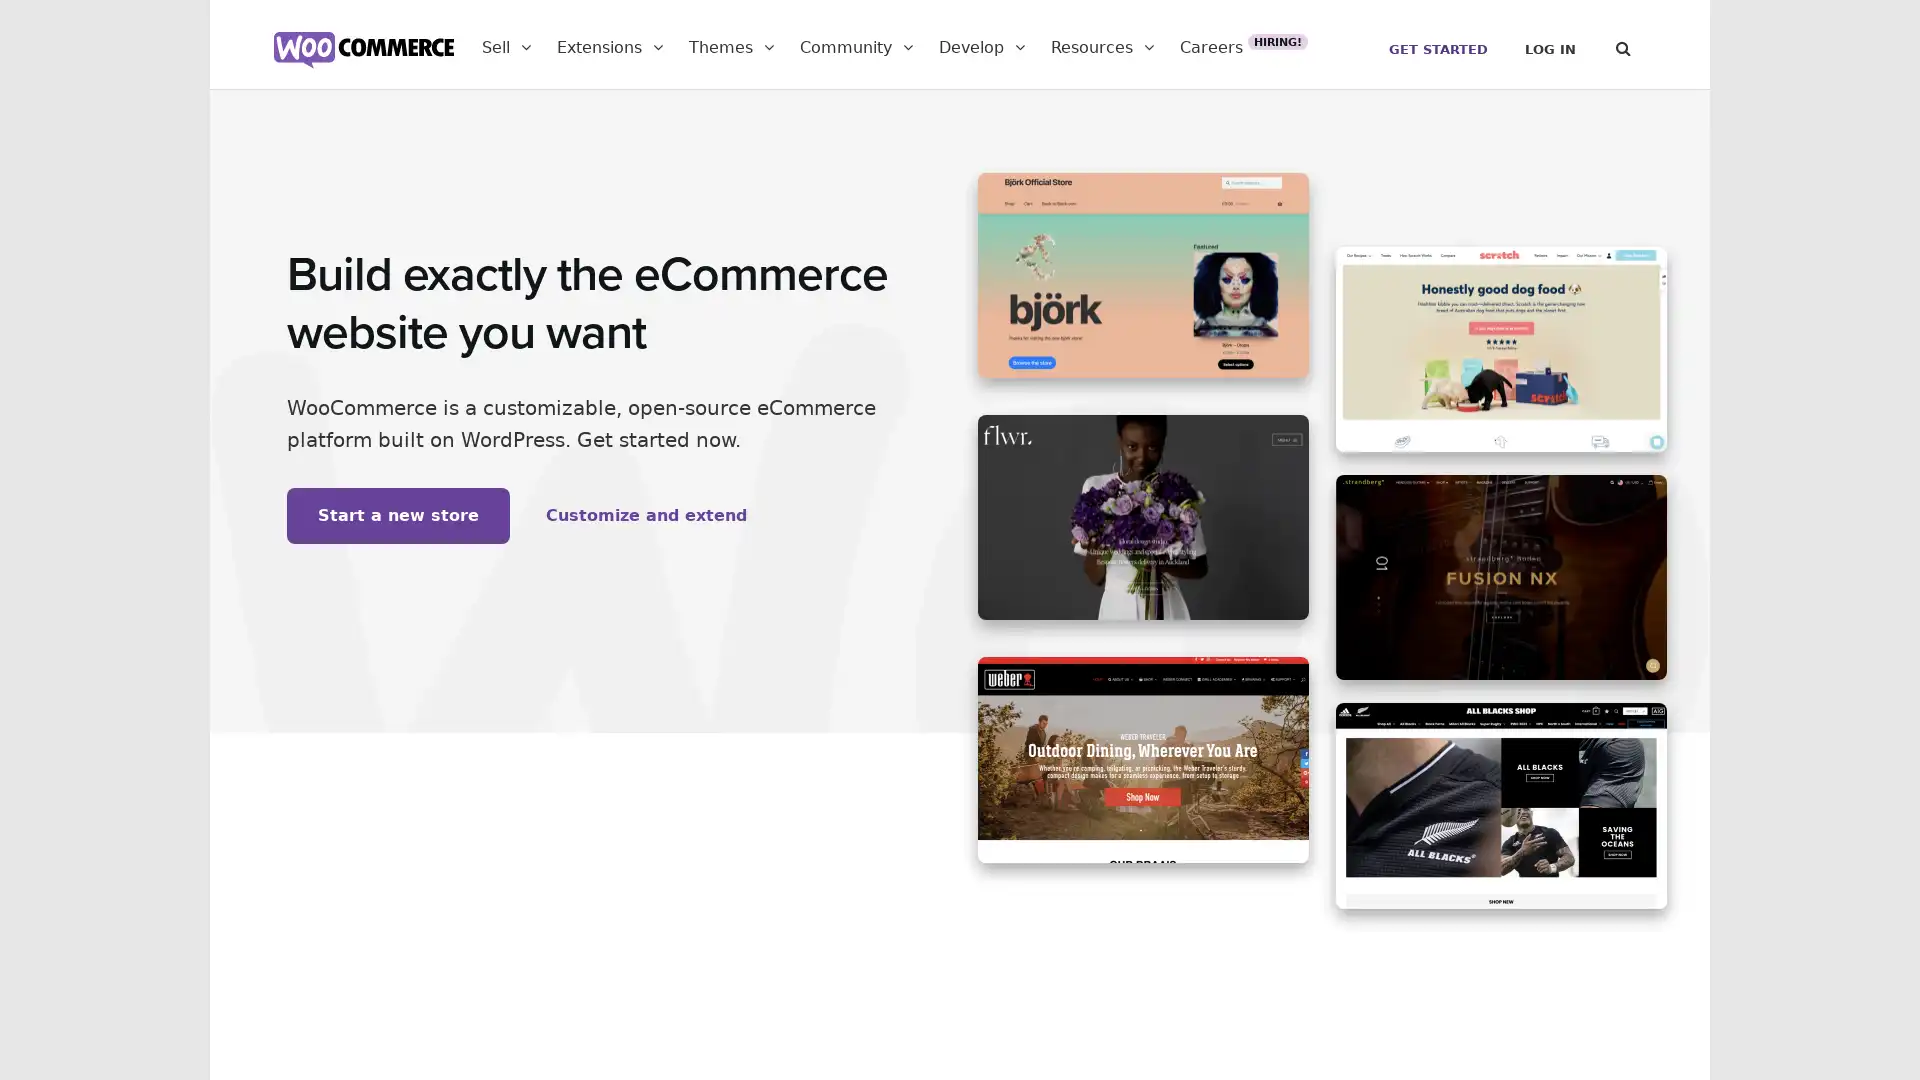 The height and width of the screenshot is (1080, 1920). What do you see at coordinates (1623, 48) in the screenshot?
I see `Search` at bounding box center [1623, 48].